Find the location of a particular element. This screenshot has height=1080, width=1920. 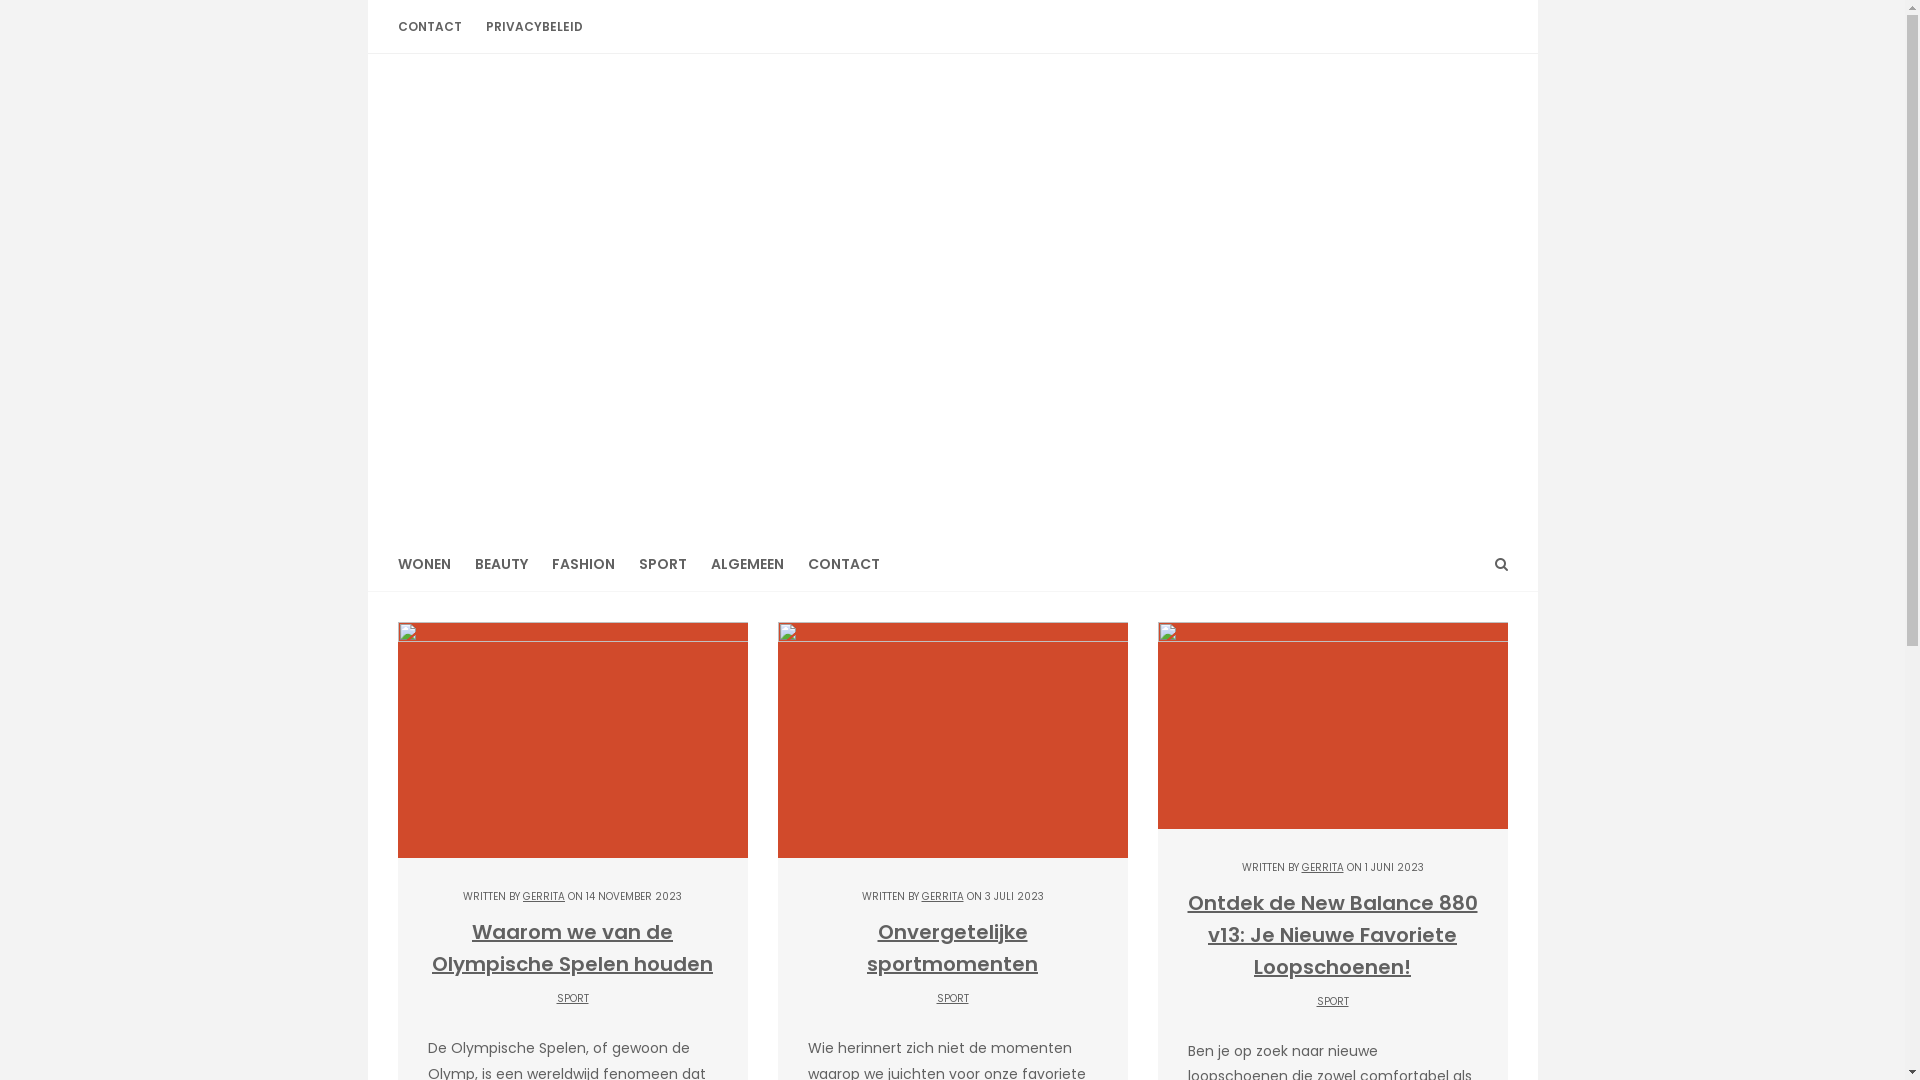

'PRIVACYBELEID' is located at coordinates (534, 26).